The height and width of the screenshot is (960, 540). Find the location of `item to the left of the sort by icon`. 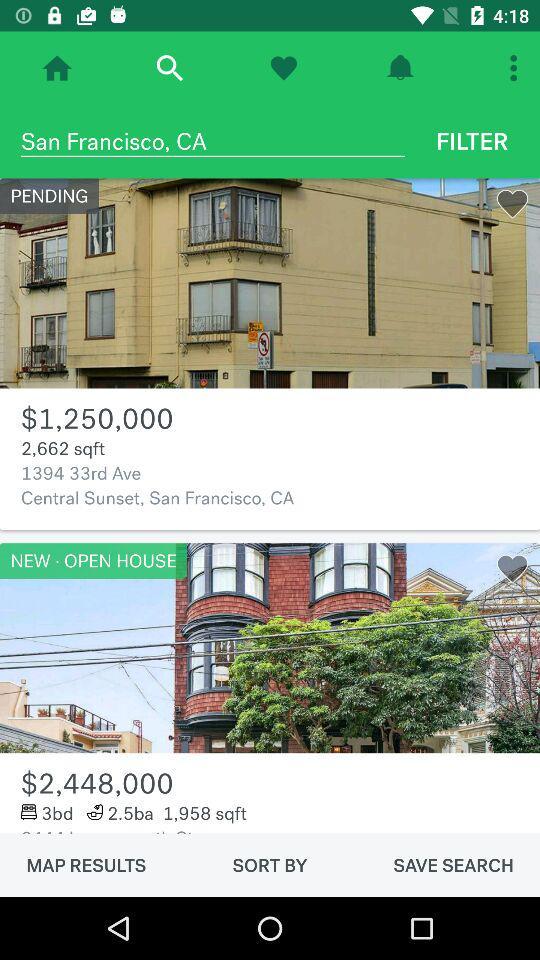

item to the left of the sort by icon is located at coordinates (85, 864).